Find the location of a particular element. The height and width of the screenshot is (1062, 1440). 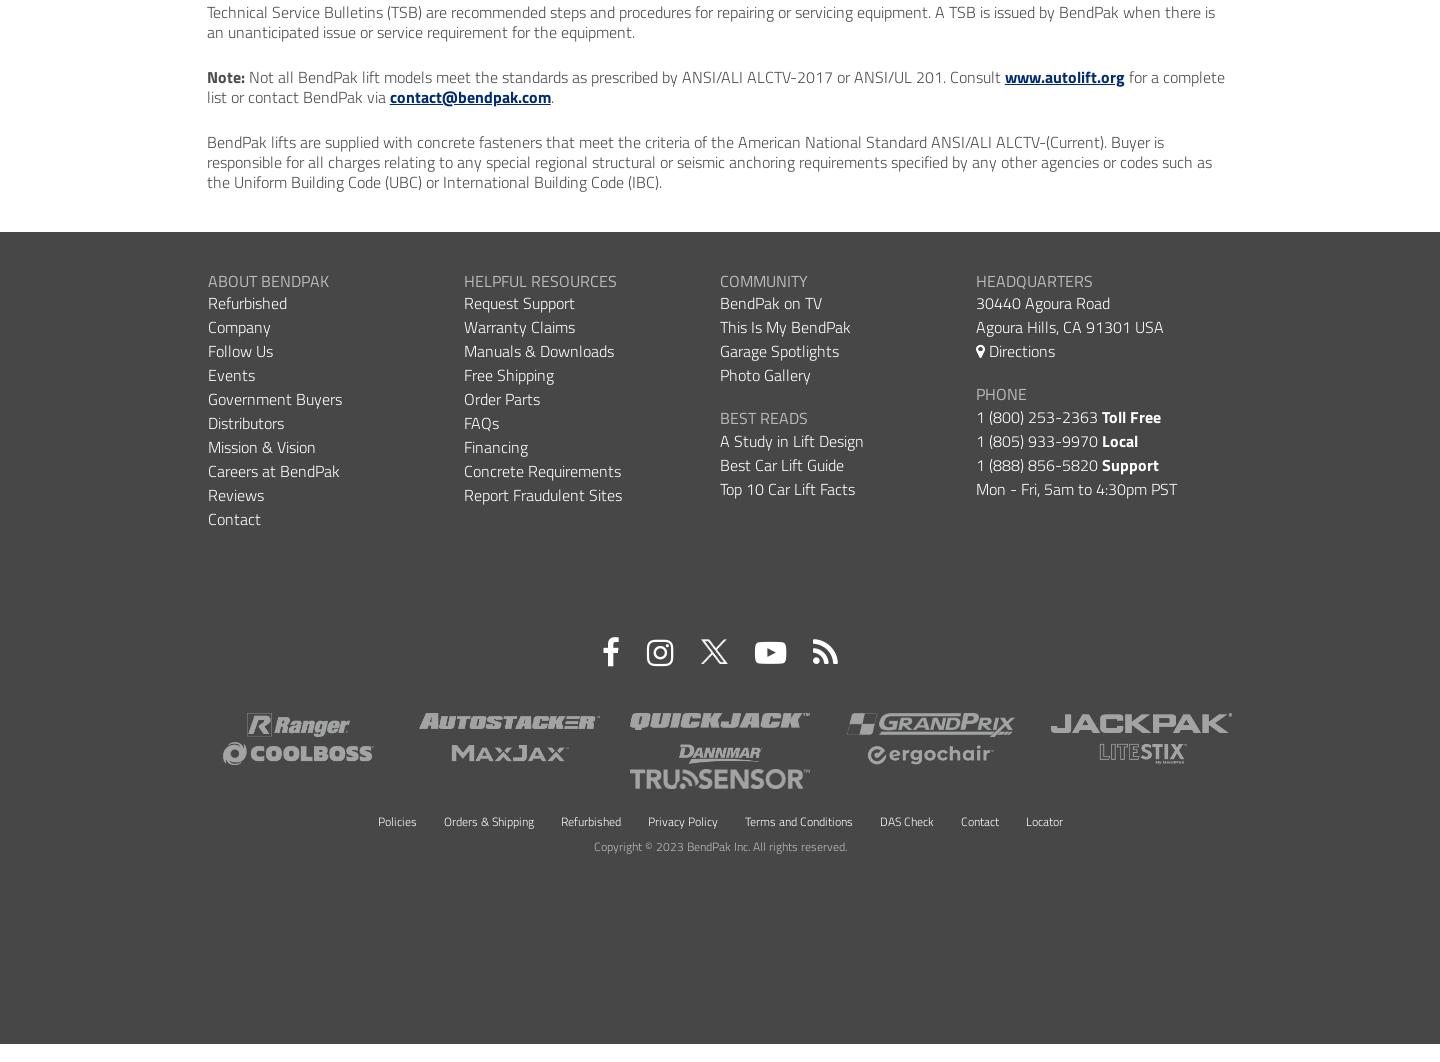

'DAS Check' is located at coordinates (906, 819).